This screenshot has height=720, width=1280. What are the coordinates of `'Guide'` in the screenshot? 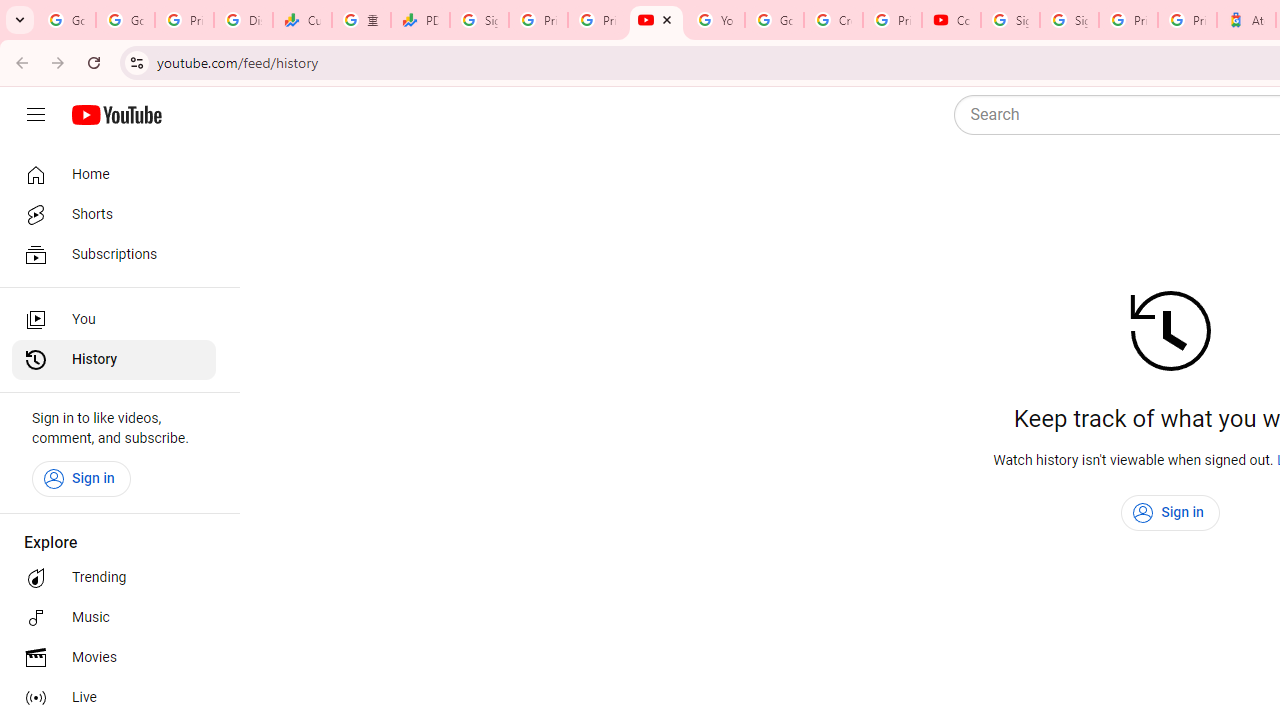 It's located at (35, 115).